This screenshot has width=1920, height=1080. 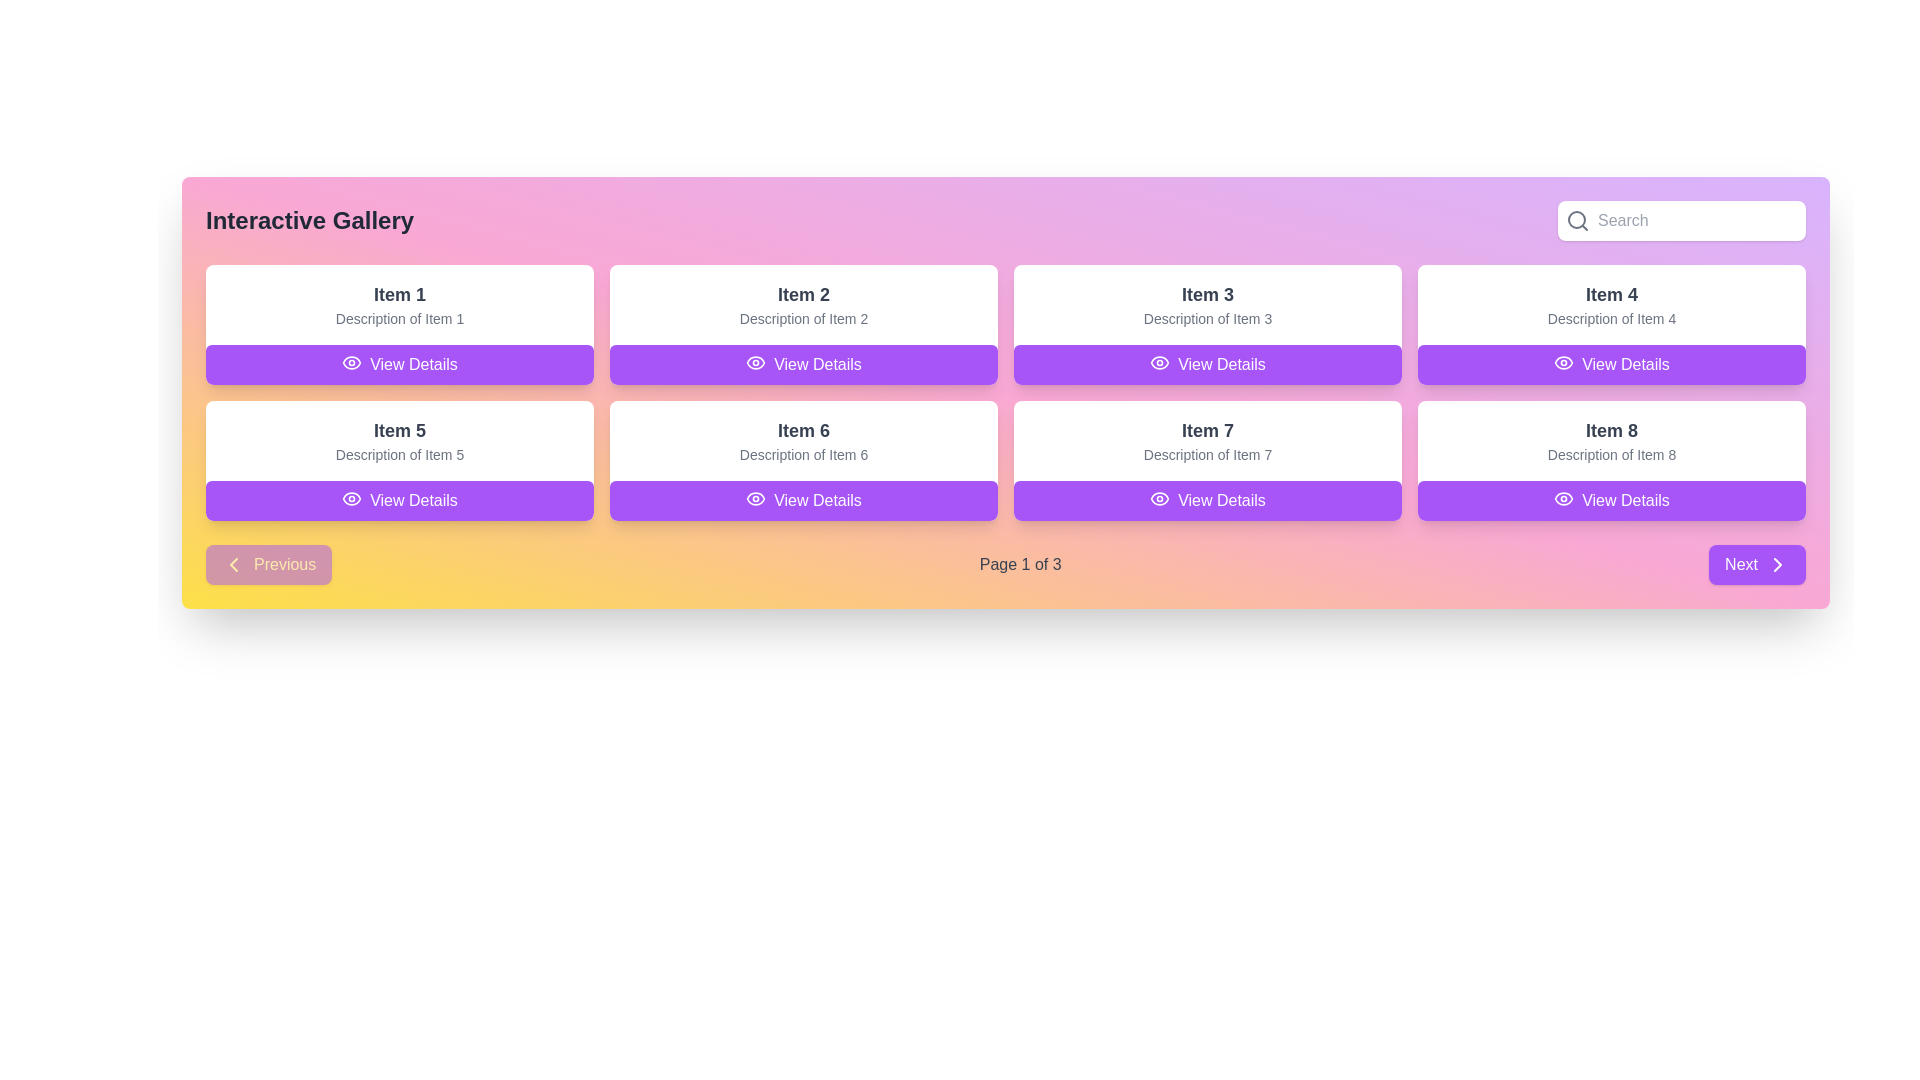 I want to click on the text label that displays the current page number and total number of pages, centrally located between the 'Previous' and 'Next' buttons, so click(x=1020, y=564).